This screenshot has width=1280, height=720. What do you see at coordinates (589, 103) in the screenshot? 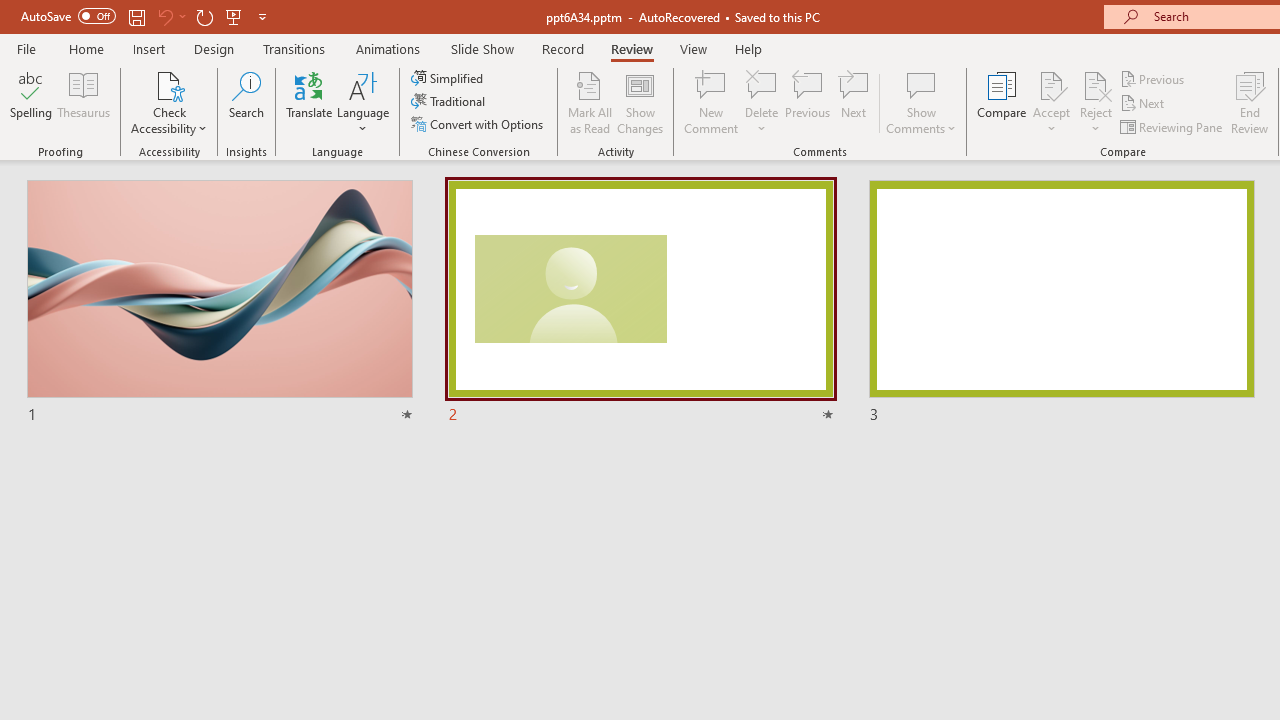
I see `'Mark All as Read'` at bounding box center [589, 103].